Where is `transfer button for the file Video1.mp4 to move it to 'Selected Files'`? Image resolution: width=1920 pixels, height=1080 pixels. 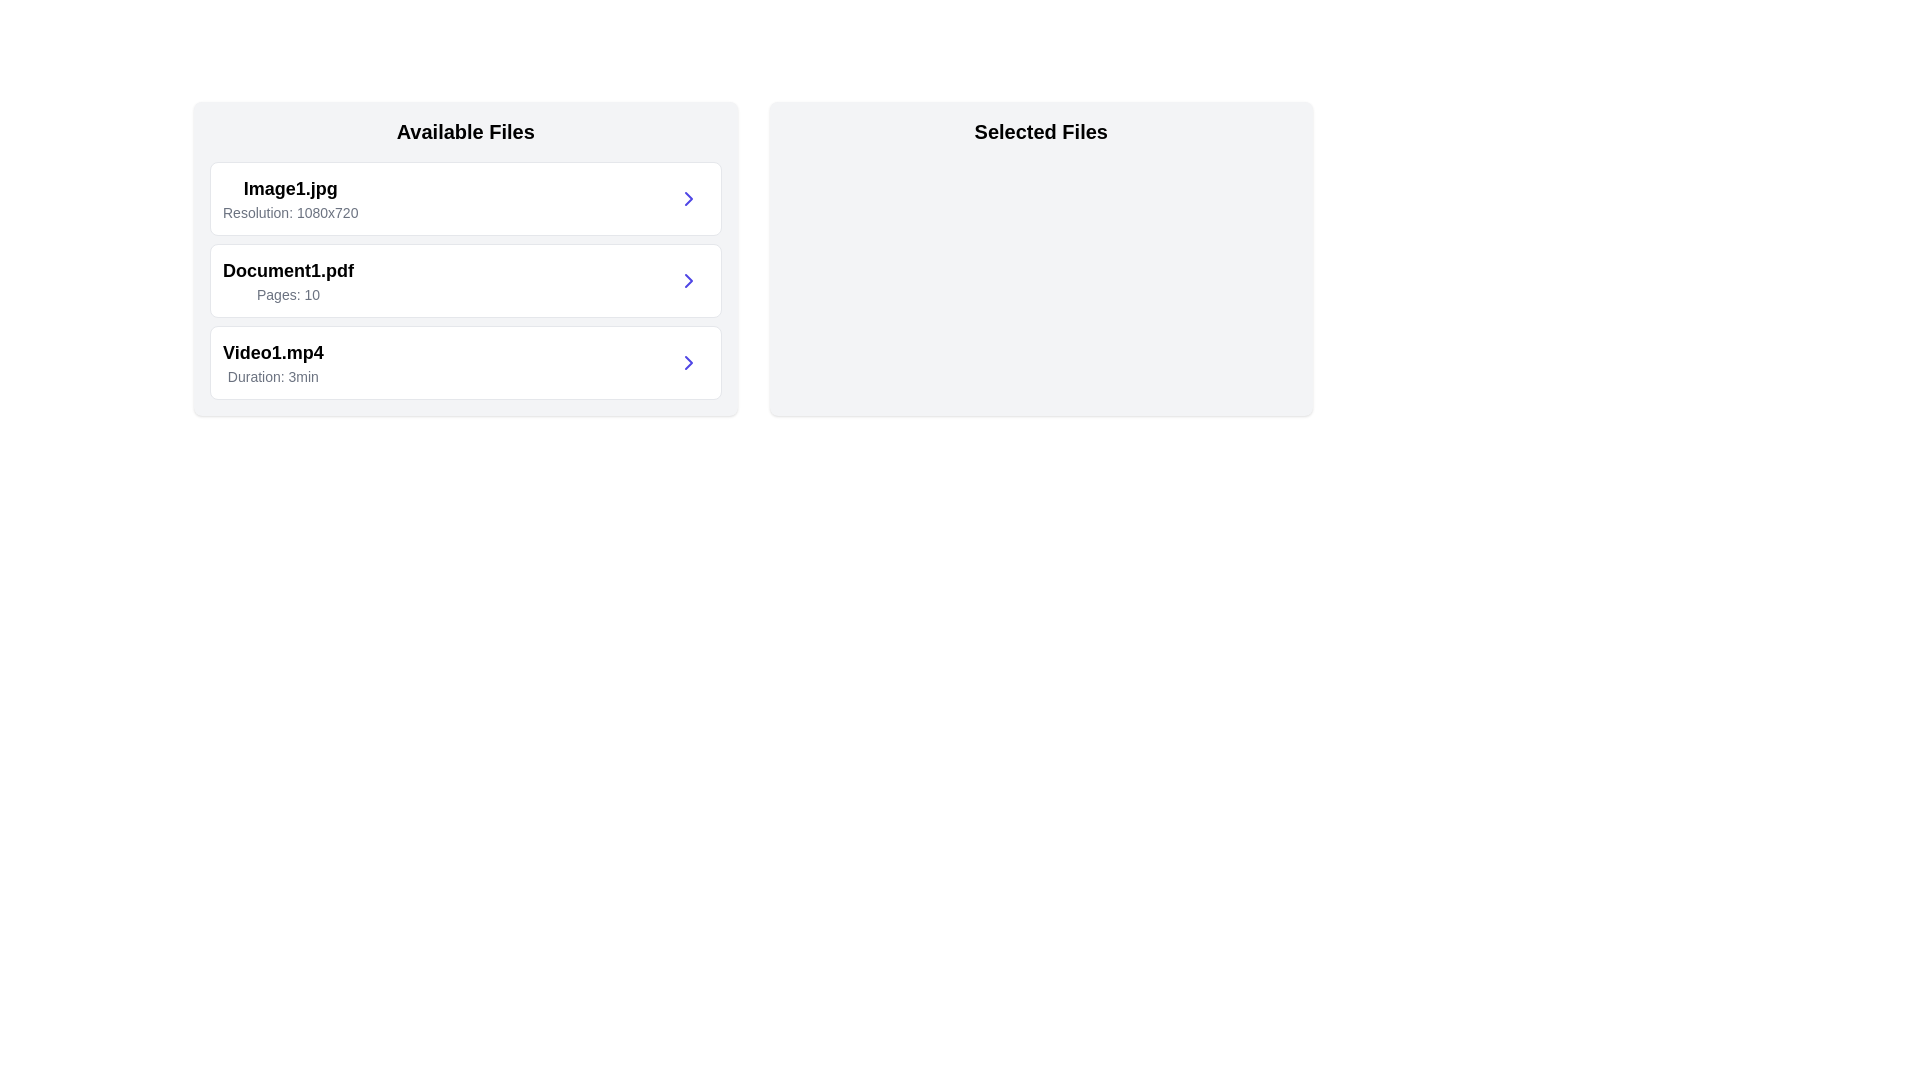
transfer button for the file Video1.mp4 to move it to 'Selected Files' is located at coordinates (688, 362).